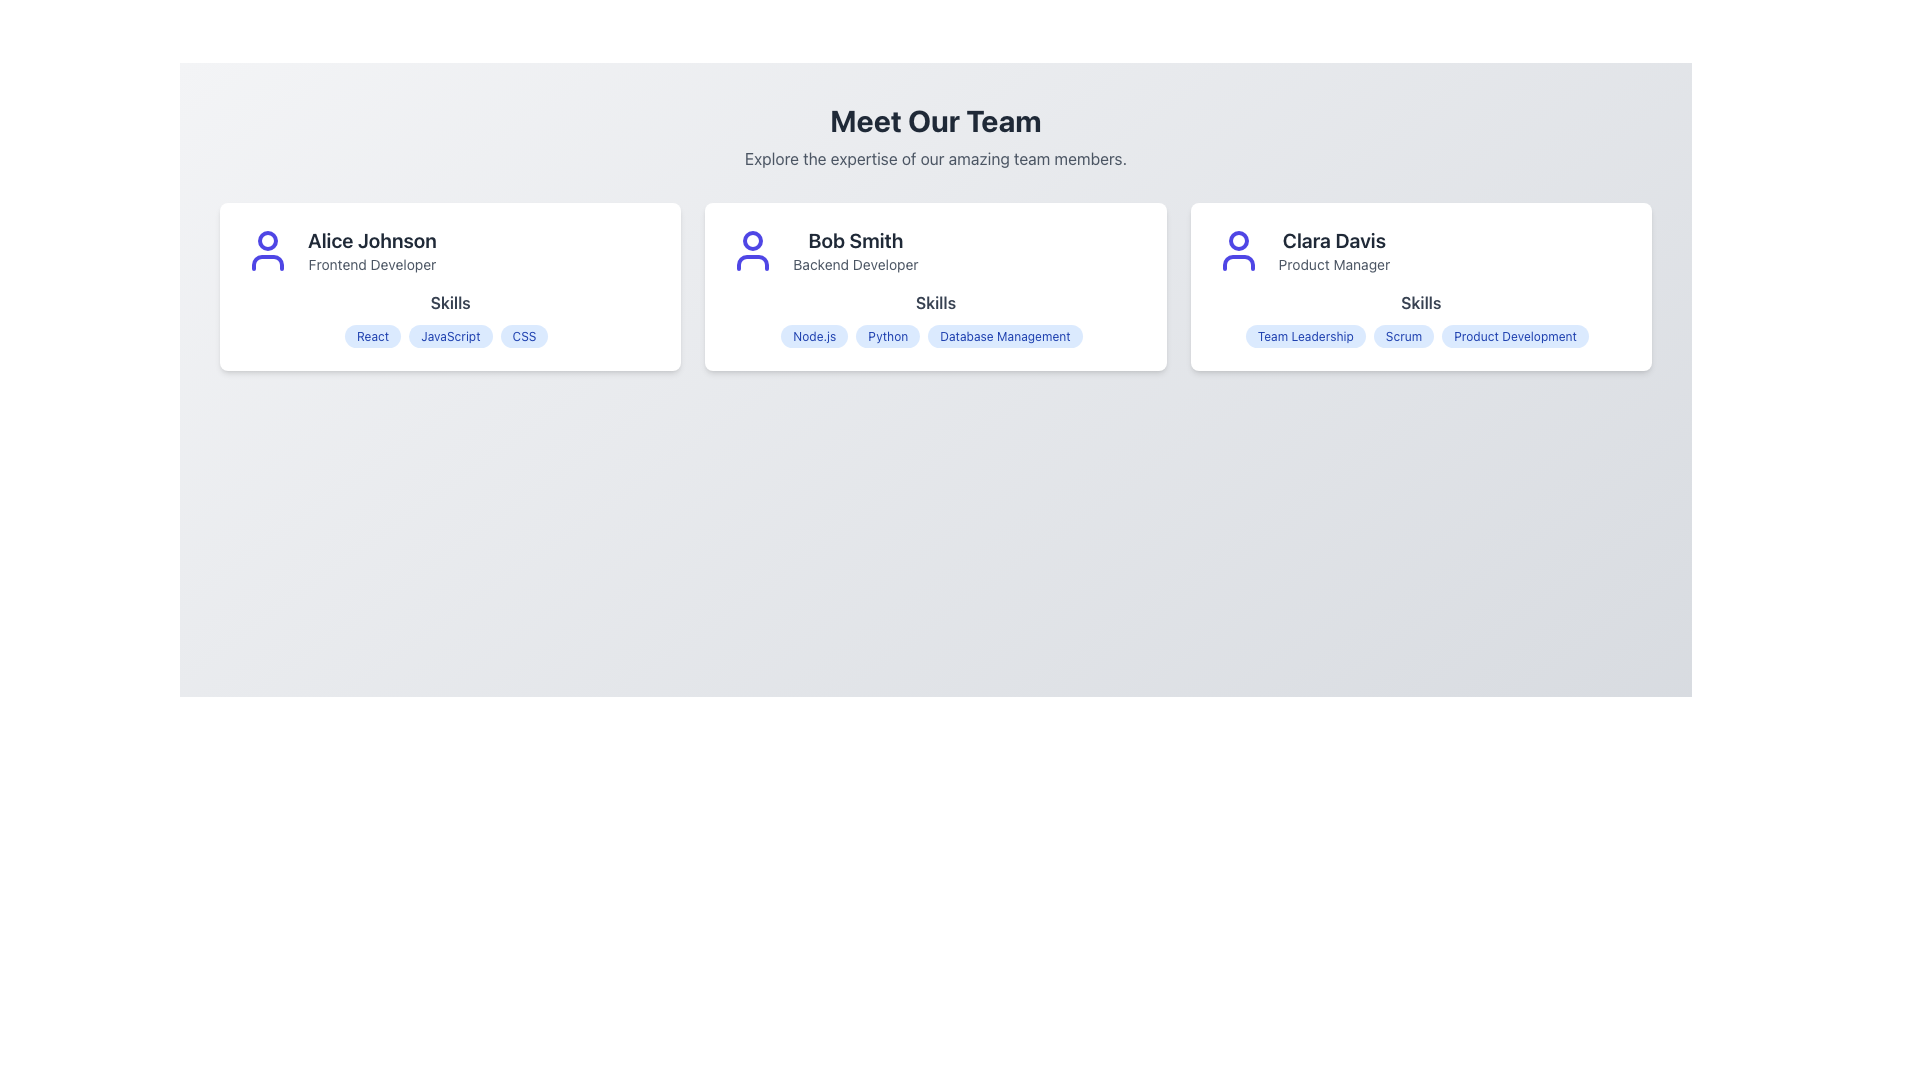  Describe the element at coordinates (935, 120) in the screenshot. I see `the heading text element that introduces the section for showcasing team members, which is centered horizontally at the top of the interface` at that location.